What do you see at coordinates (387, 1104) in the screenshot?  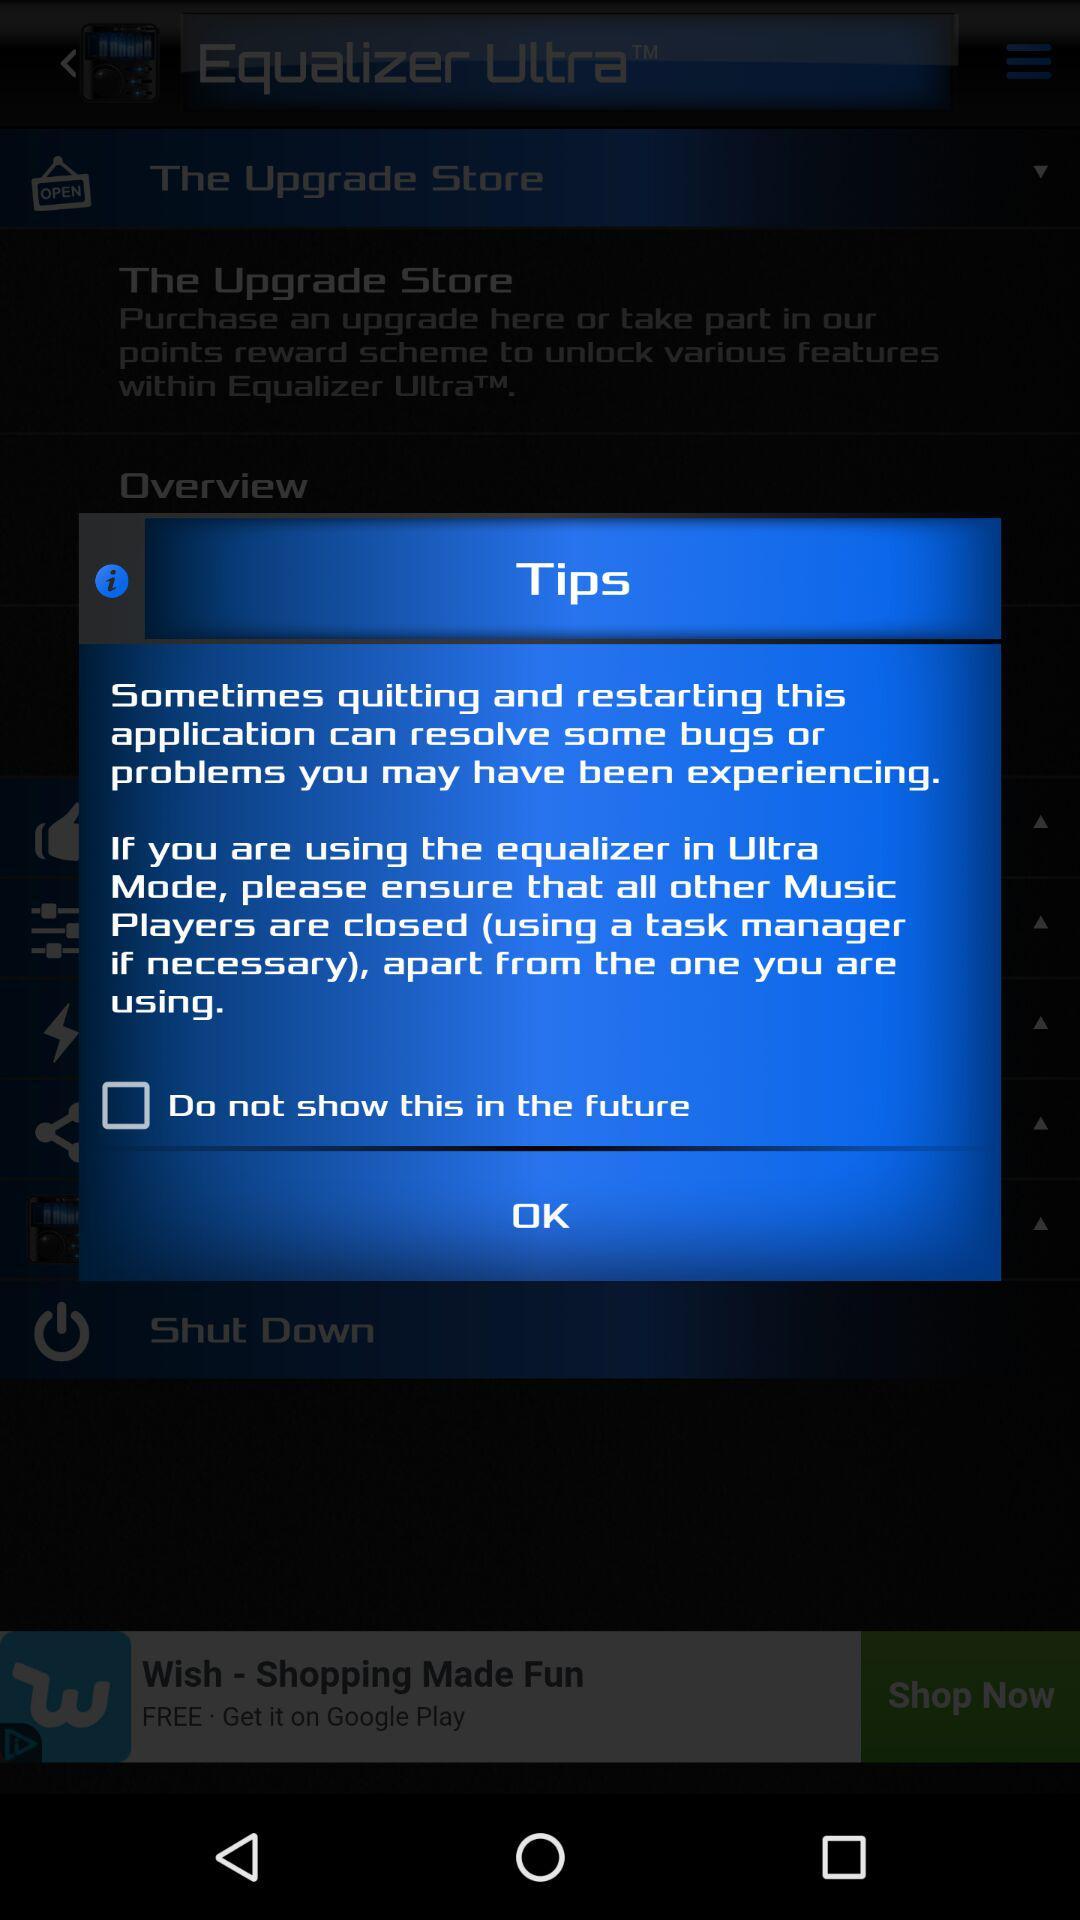 I see `do not show icon` at bounding box center [387, 1104].